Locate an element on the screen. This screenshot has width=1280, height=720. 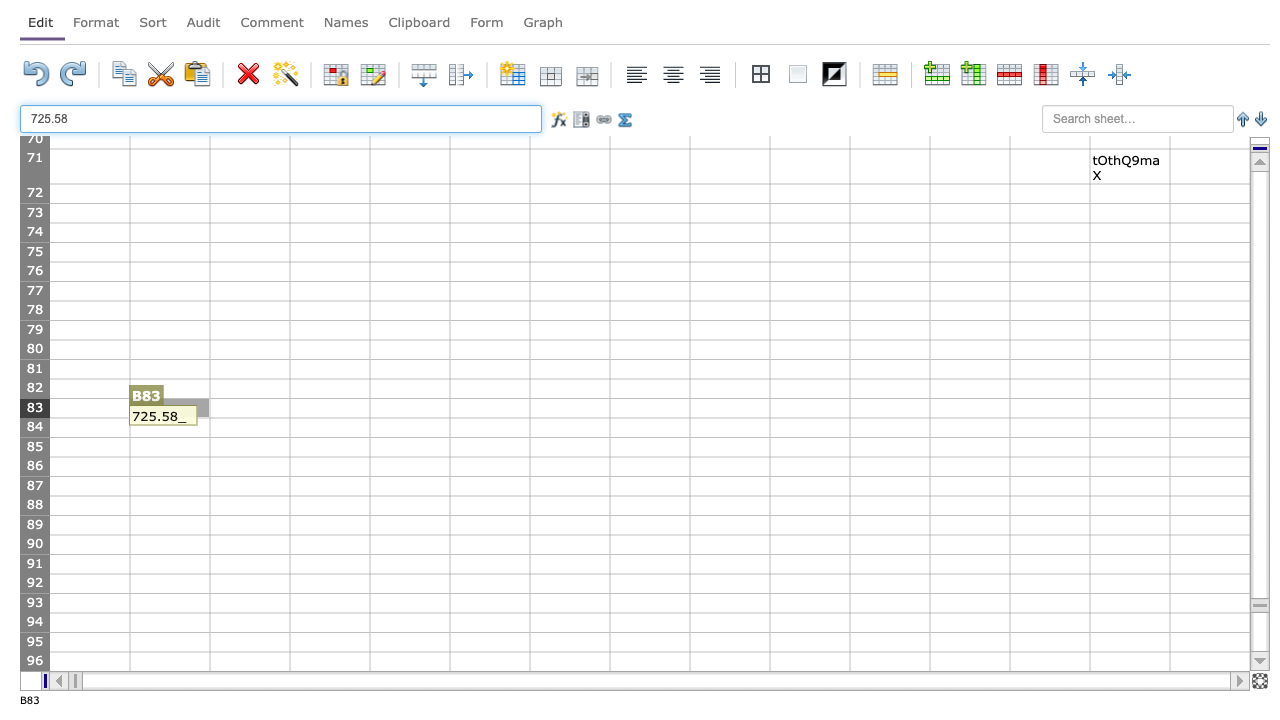
Place cursor on fill handle point of F96 is located at coordinates (530, 671).